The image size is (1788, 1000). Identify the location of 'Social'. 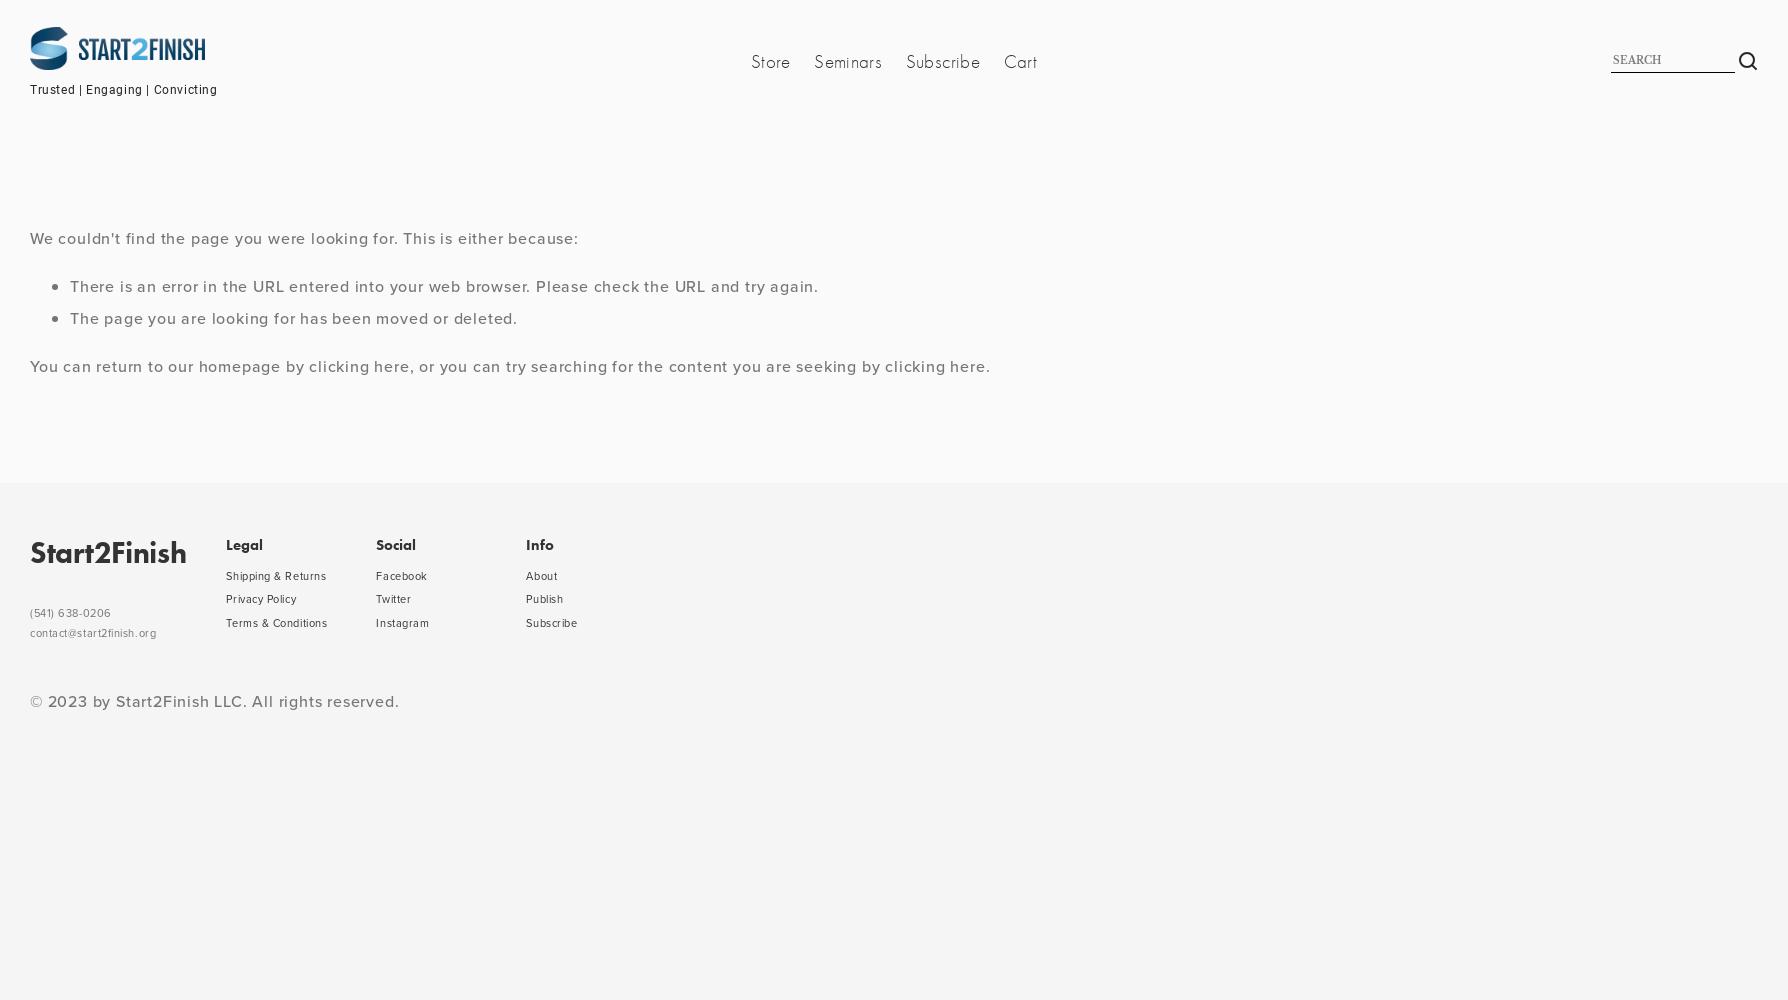
(395, 544).